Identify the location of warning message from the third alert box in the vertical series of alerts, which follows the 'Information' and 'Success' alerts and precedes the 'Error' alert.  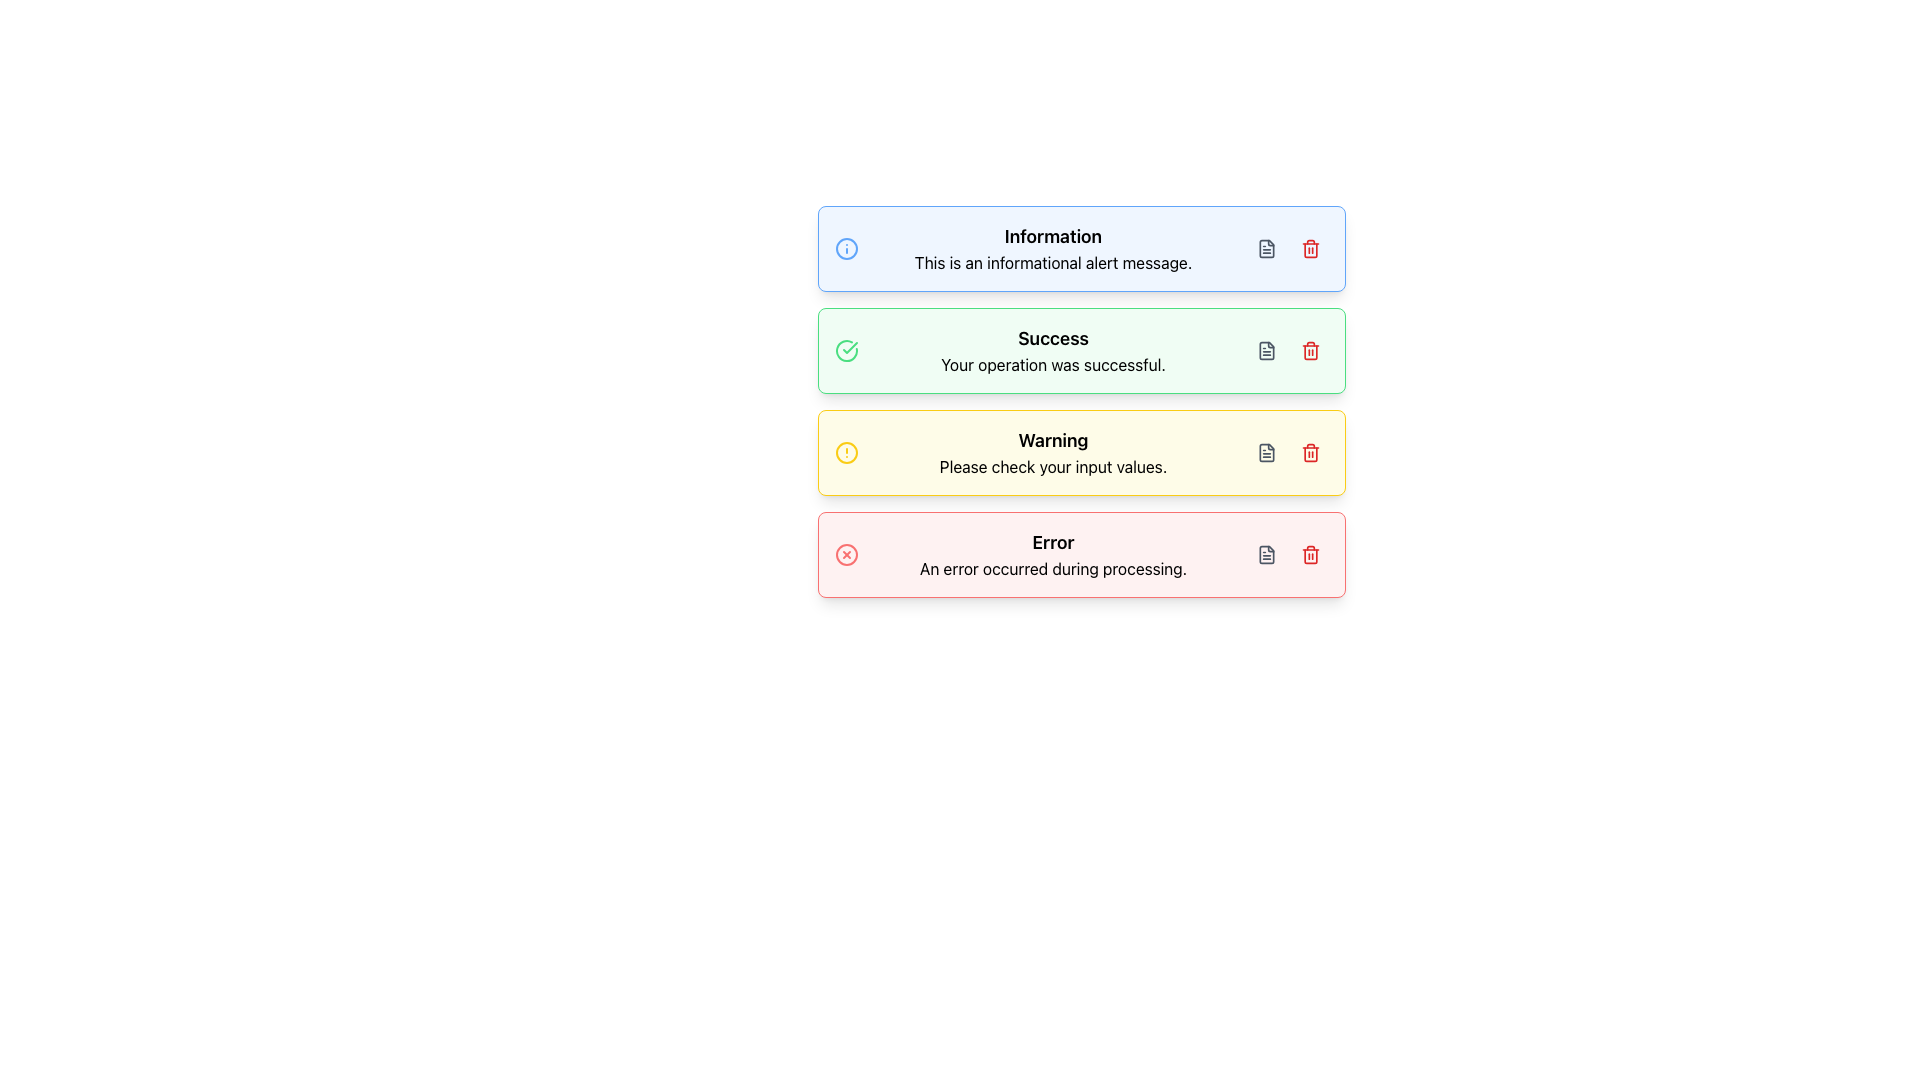
(1080, 452).